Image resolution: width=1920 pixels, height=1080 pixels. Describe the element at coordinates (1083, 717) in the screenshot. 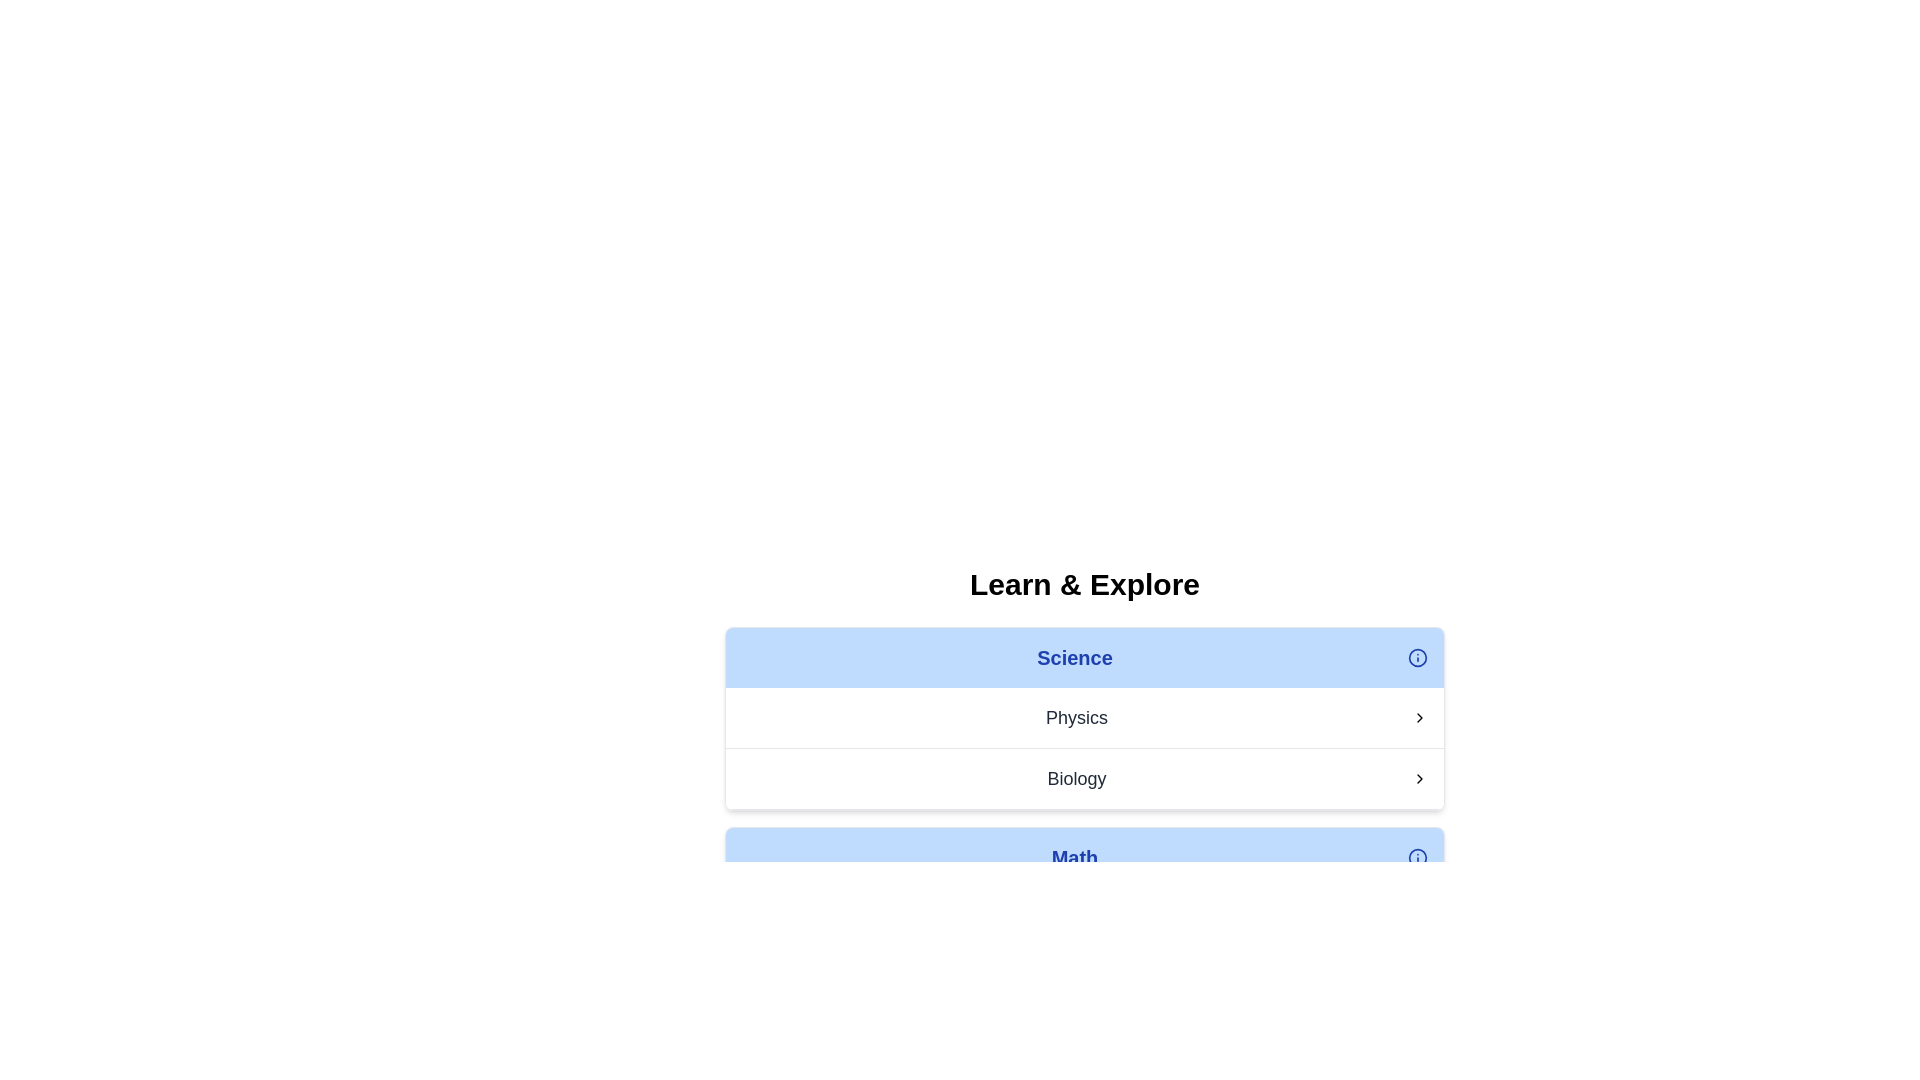

I see `the first list item under the 'Science' section that displays the text 'Physics' and has a chevron icon on the right` at that location.